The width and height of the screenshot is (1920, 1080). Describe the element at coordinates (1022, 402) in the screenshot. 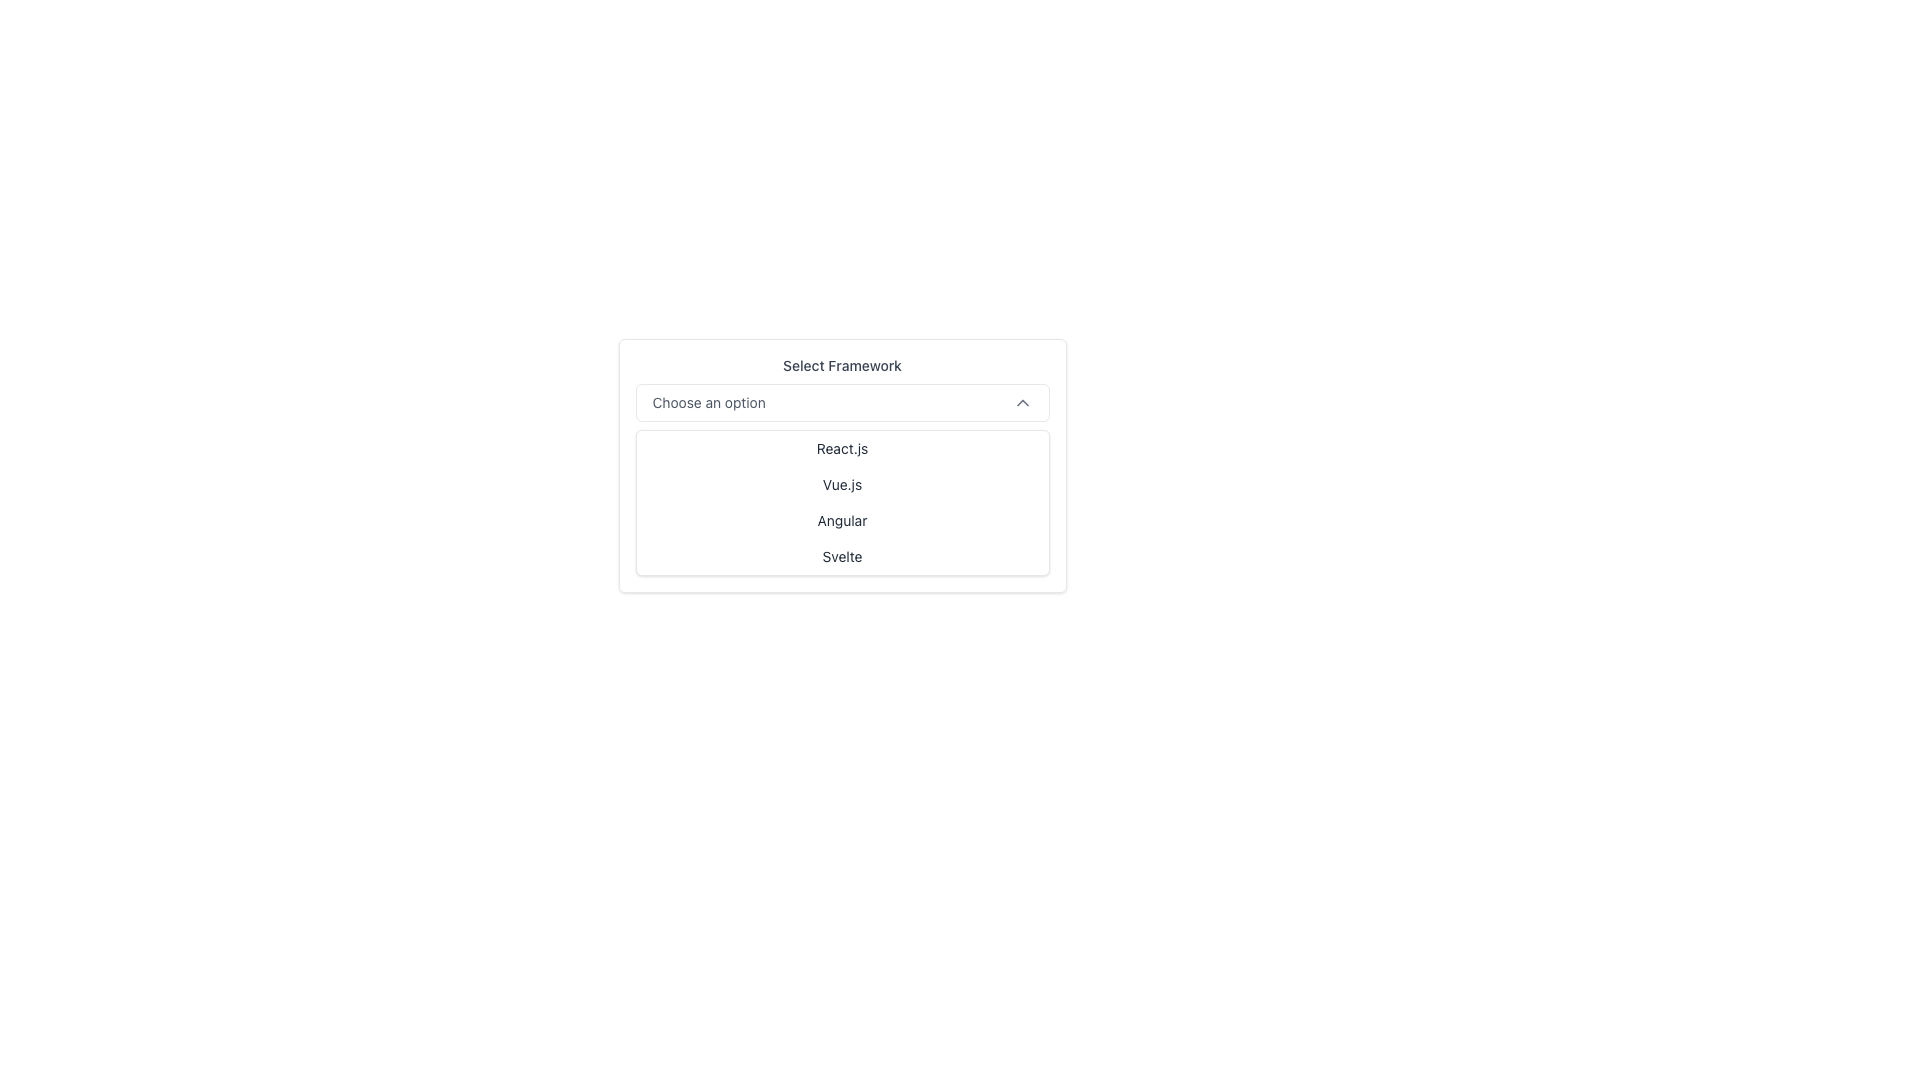

I see `the gray upward pointing chevron icon that suggests the possibility of collapsing a dropdown menu, located to the right of the 'Choose an option' label` at that location.